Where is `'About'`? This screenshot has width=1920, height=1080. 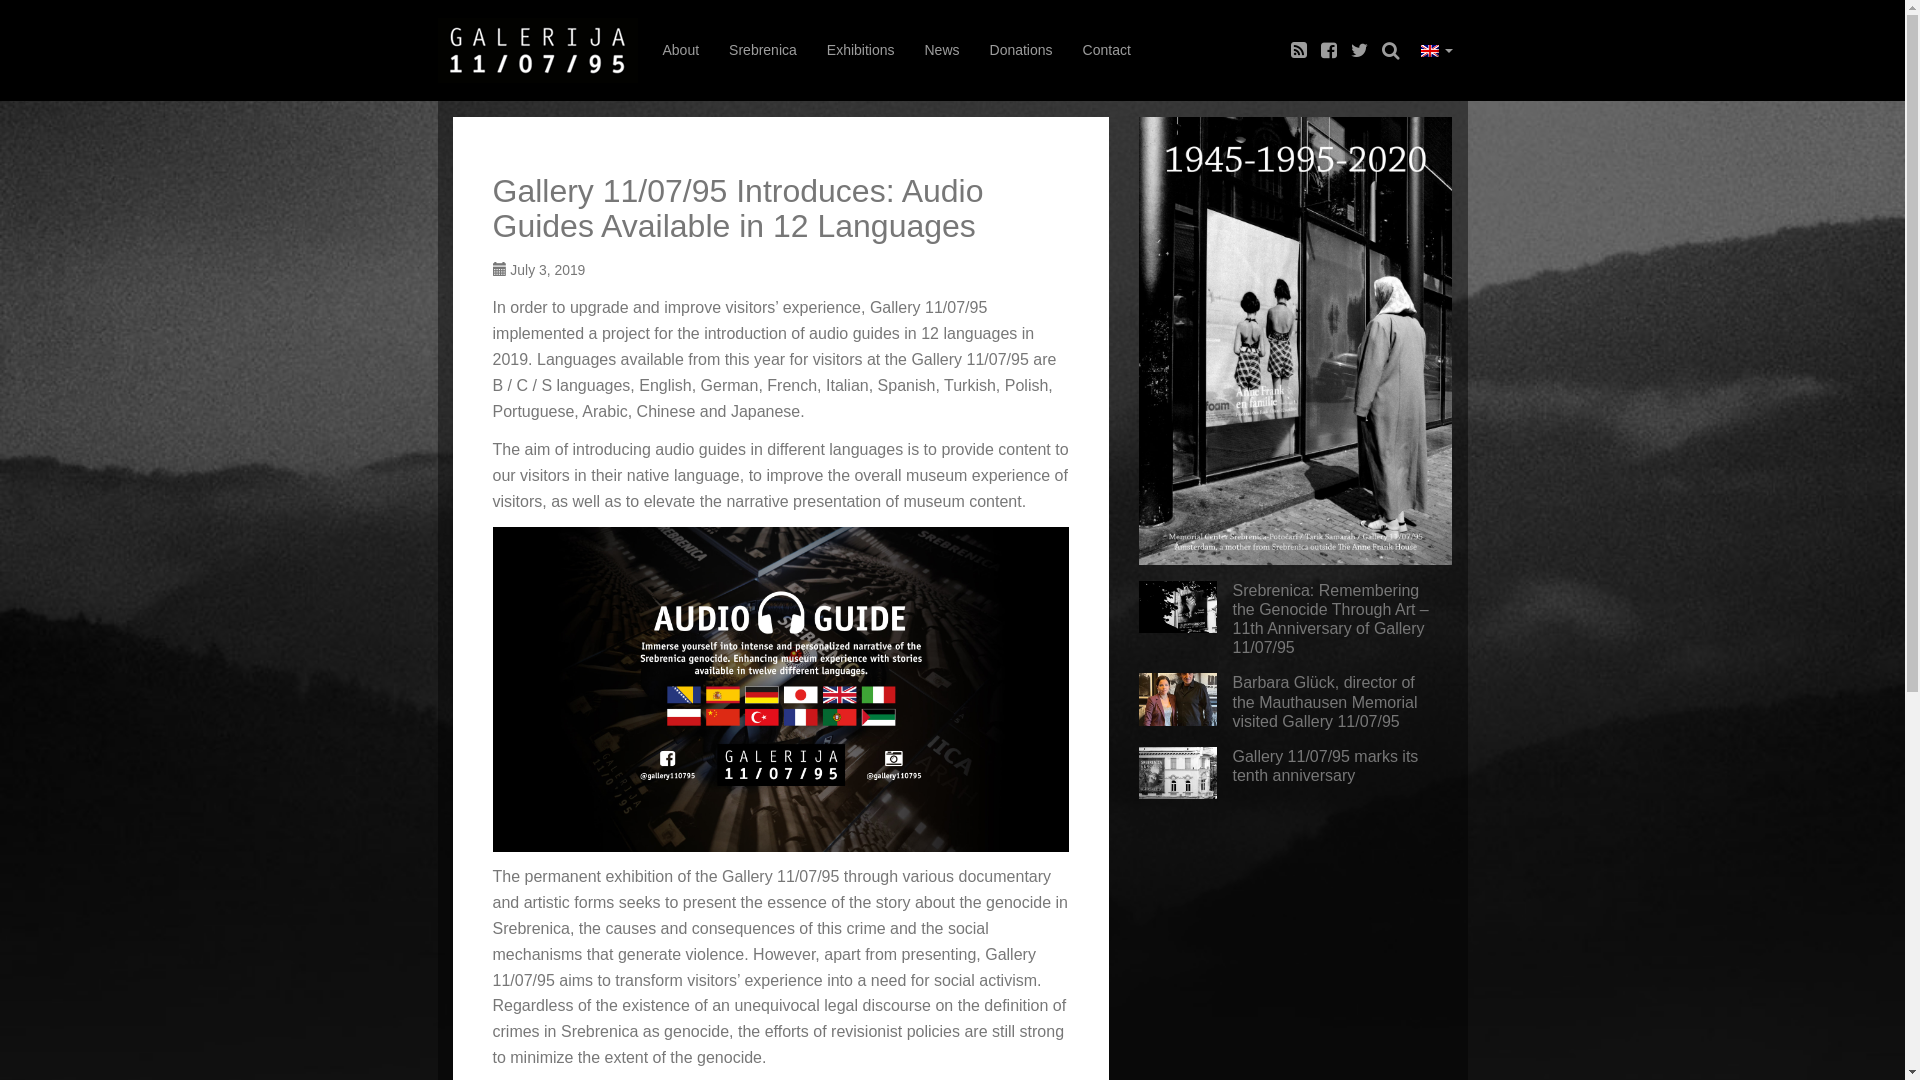
'About' is located at coordinates (648, 49).